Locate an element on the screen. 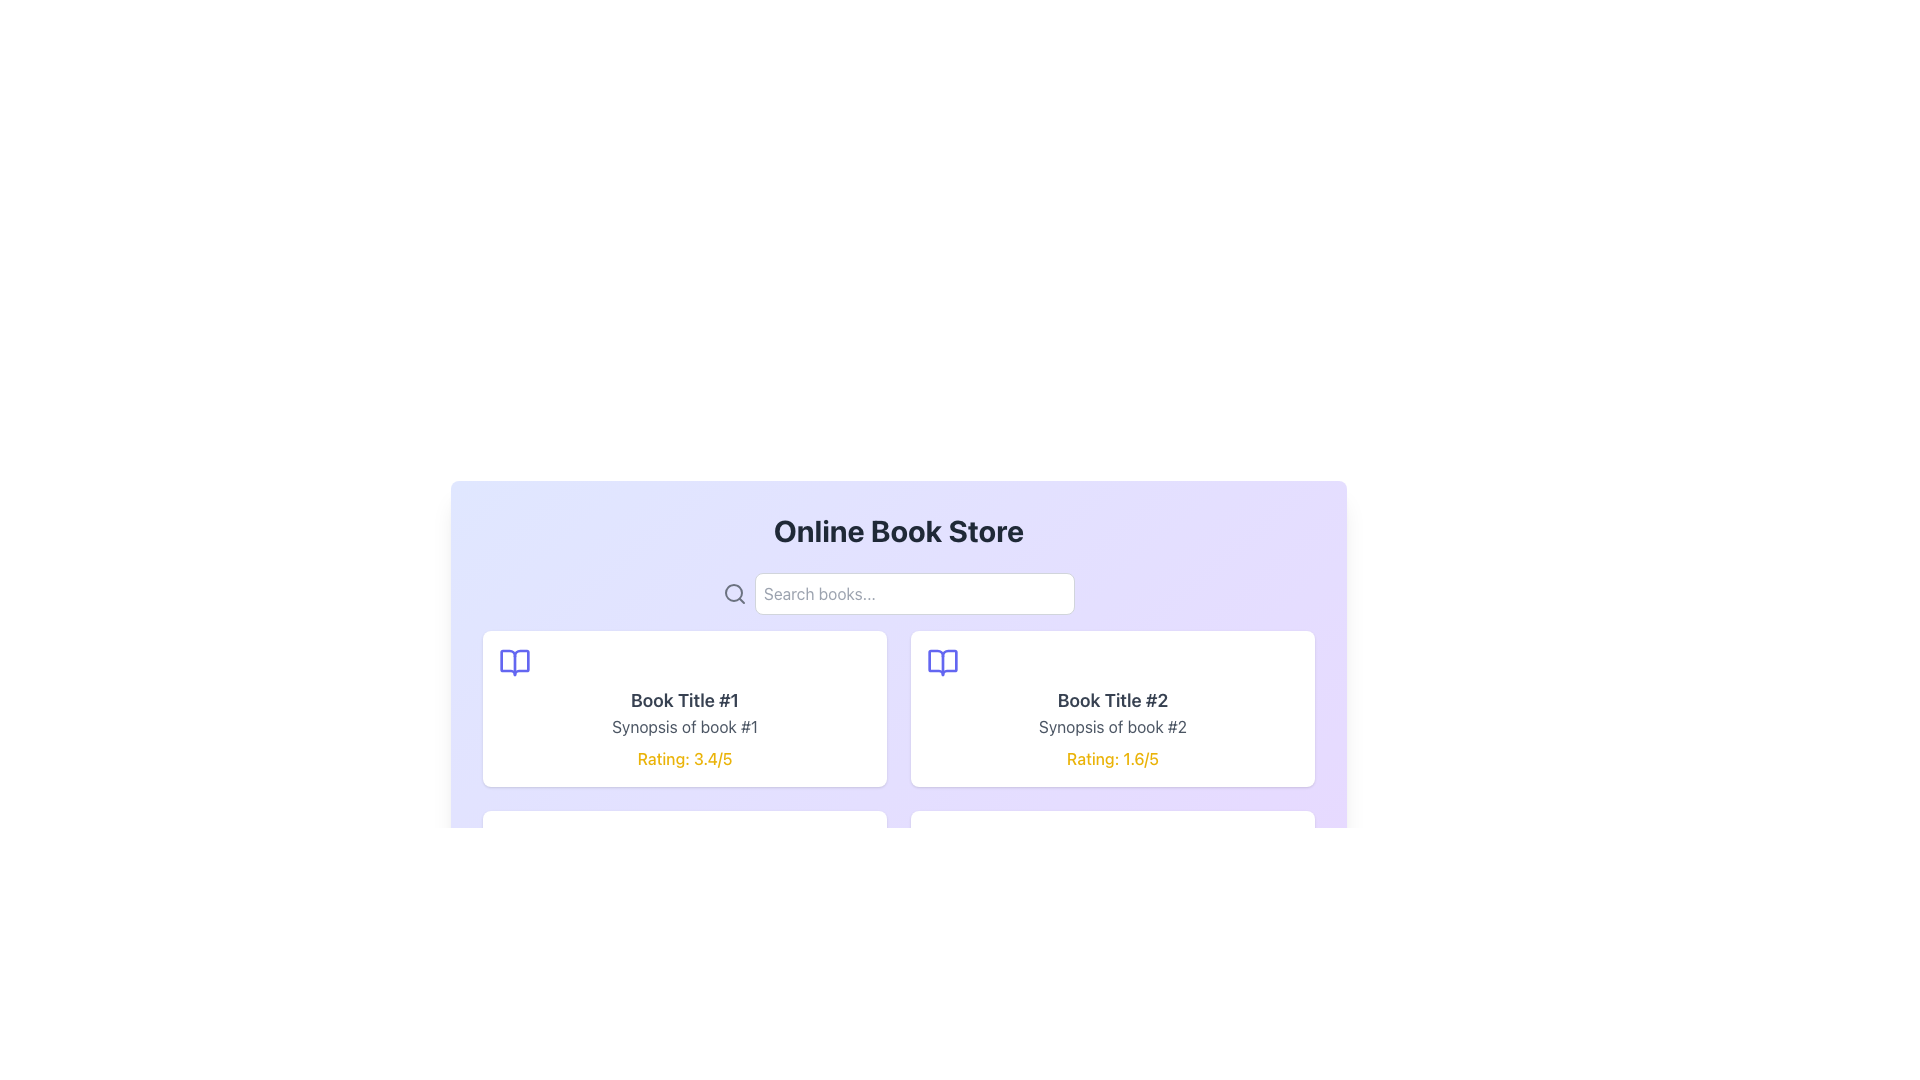 Image resolution: width=1920 pixels, height=1080 pixels. the graphical representation of an open book icon, which is purple in color and located in the center of the layout near 'Book Title #2' is located at coordinates (514, 663).